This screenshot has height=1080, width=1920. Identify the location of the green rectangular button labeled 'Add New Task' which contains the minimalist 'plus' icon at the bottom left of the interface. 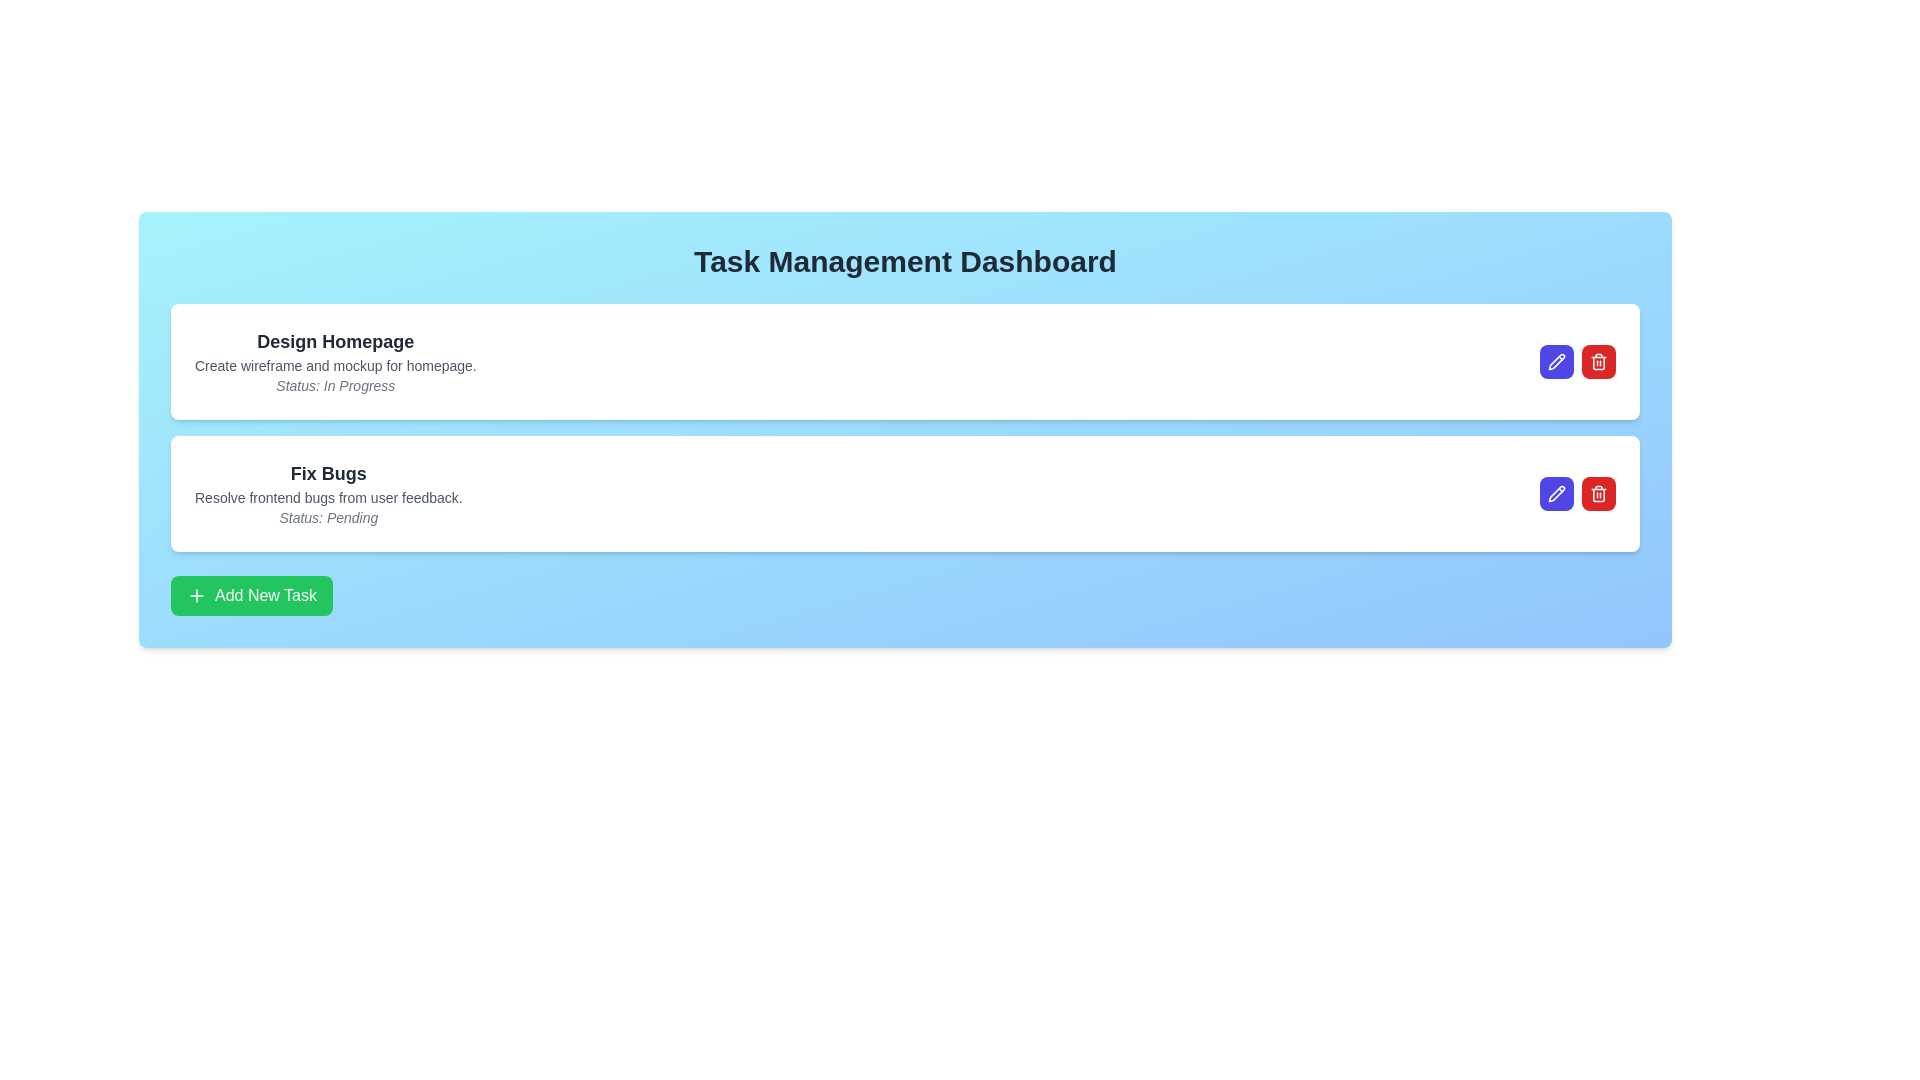
(196, 595).